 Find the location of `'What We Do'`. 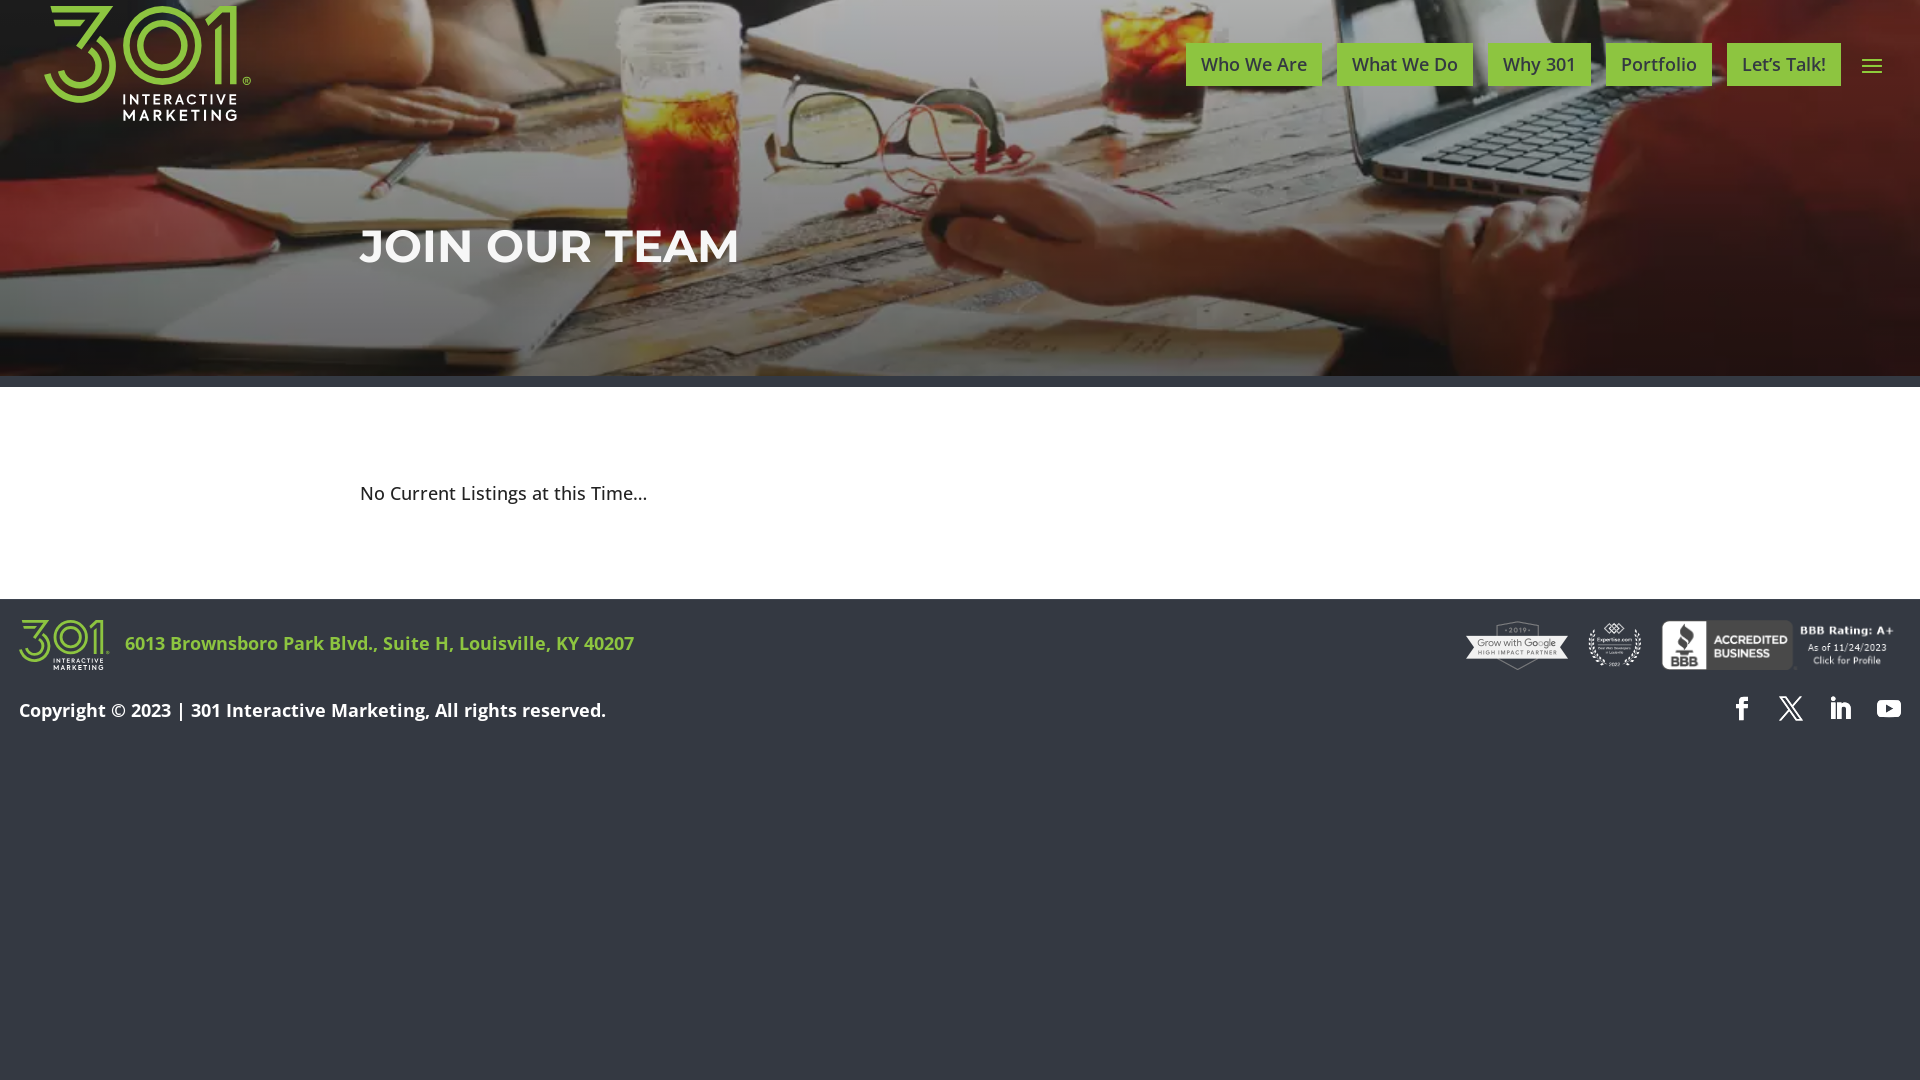

'What We Do' is located at coordinates (1404, 63).